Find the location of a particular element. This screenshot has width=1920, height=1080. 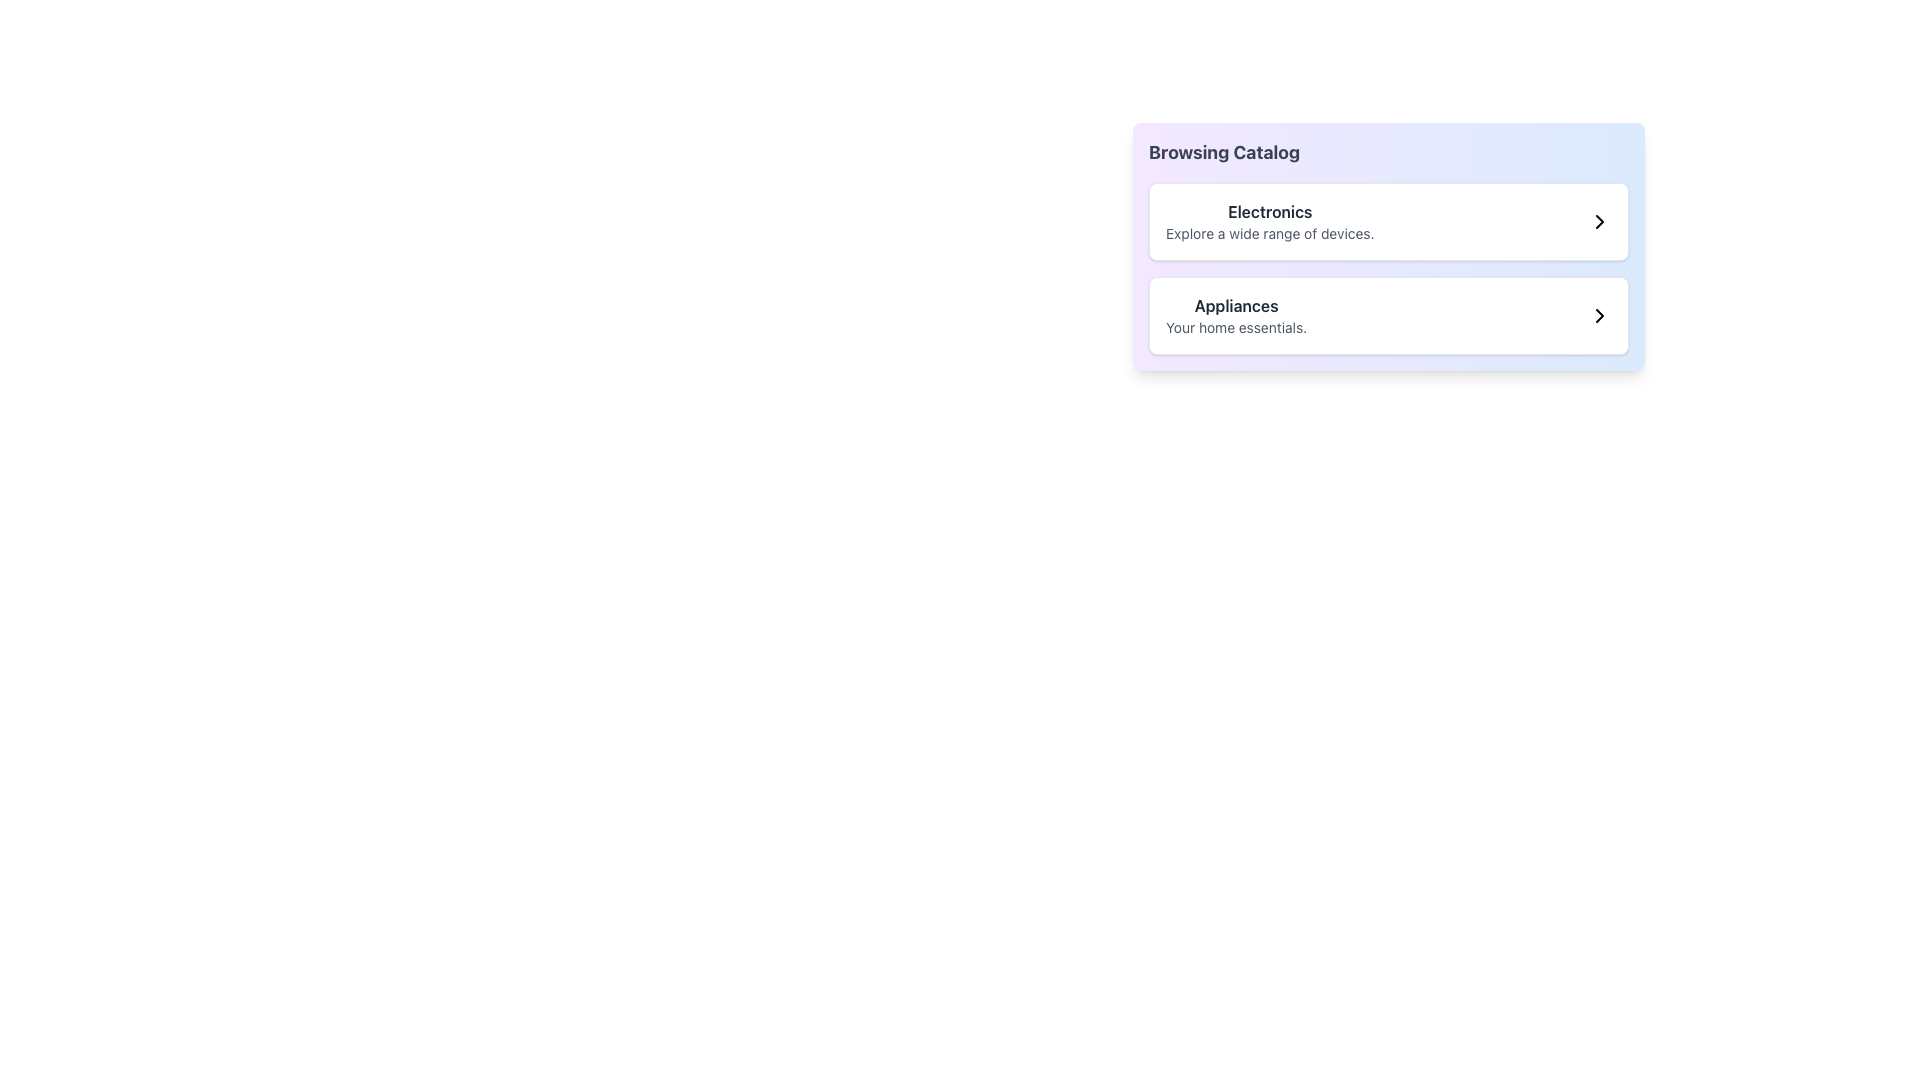

the Chevron Icon located at the far-right edge of the 'Electronics' card is located at coordinates (1598, 222).